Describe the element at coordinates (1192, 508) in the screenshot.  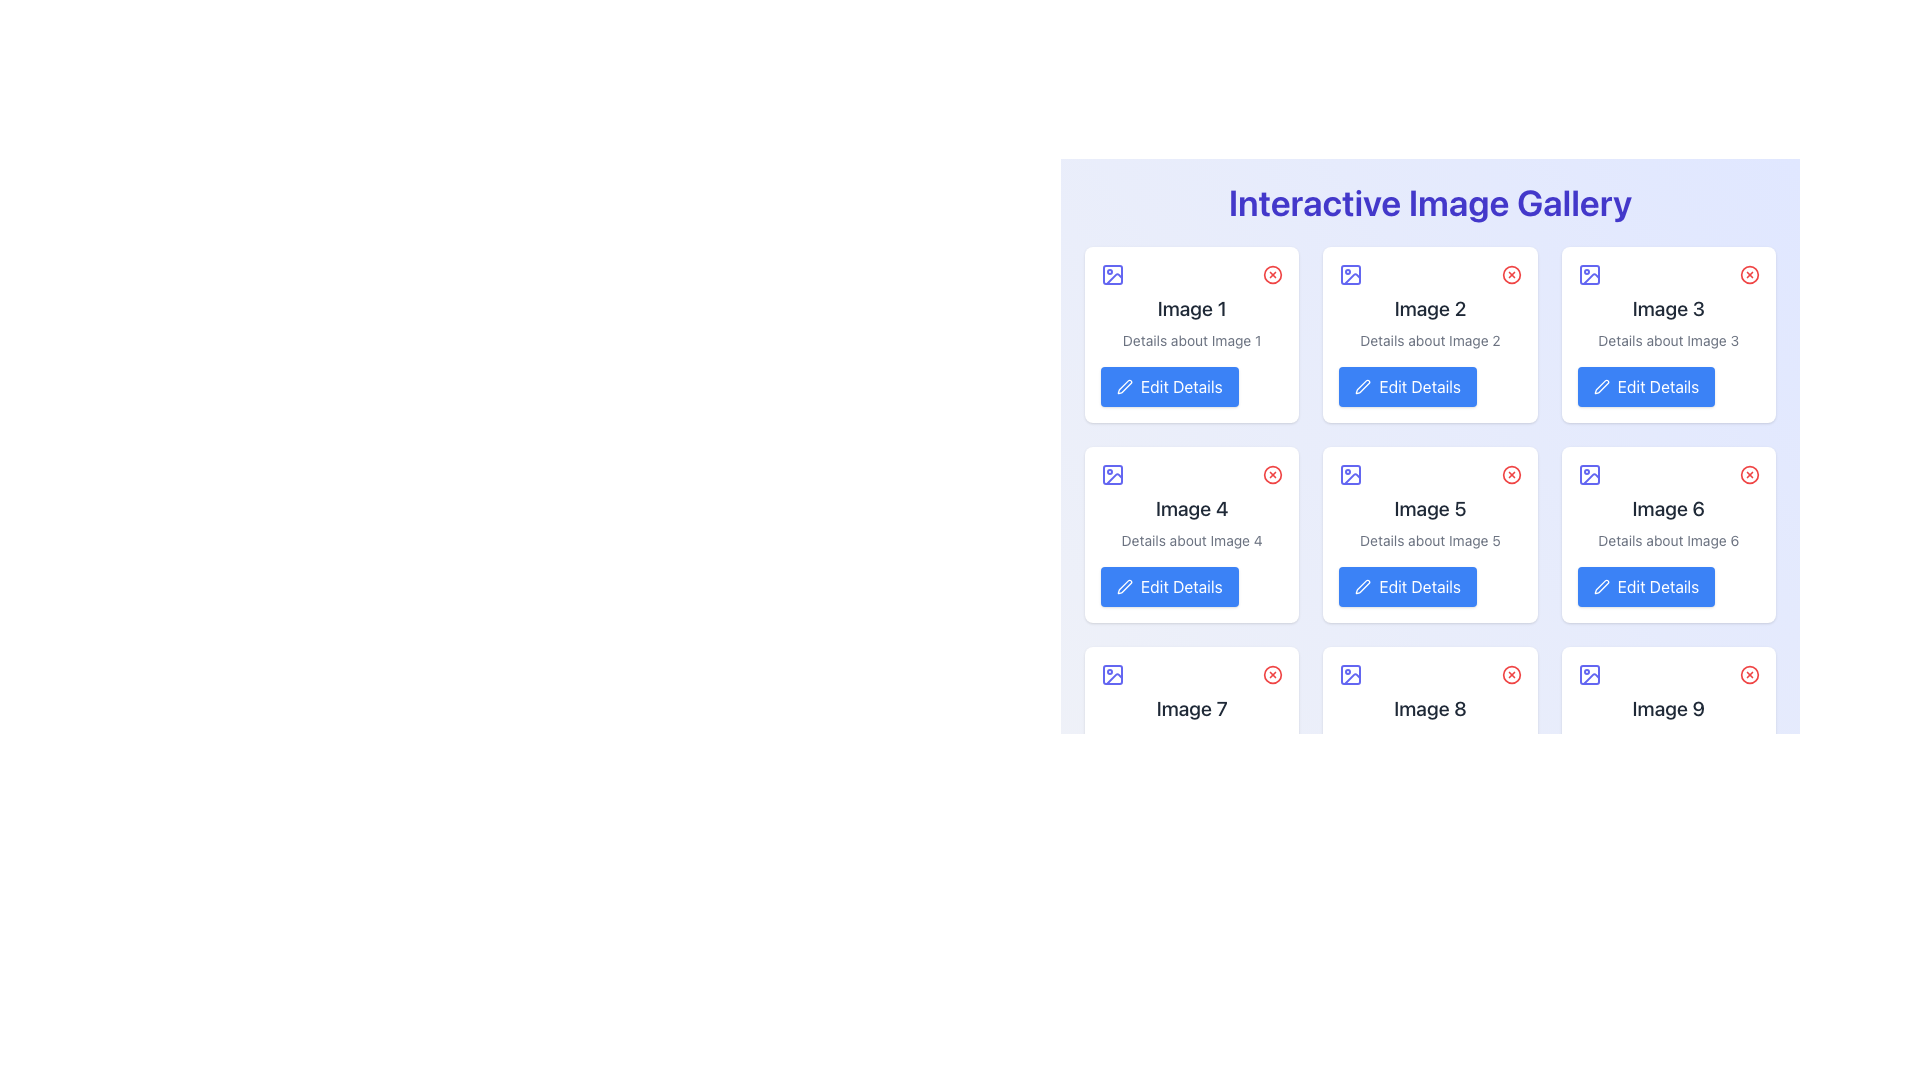
I see `the static text label 'Image 4' that identifies the corresponding card for image 4, located in the center of the first card in the second row of the grid` at that location.